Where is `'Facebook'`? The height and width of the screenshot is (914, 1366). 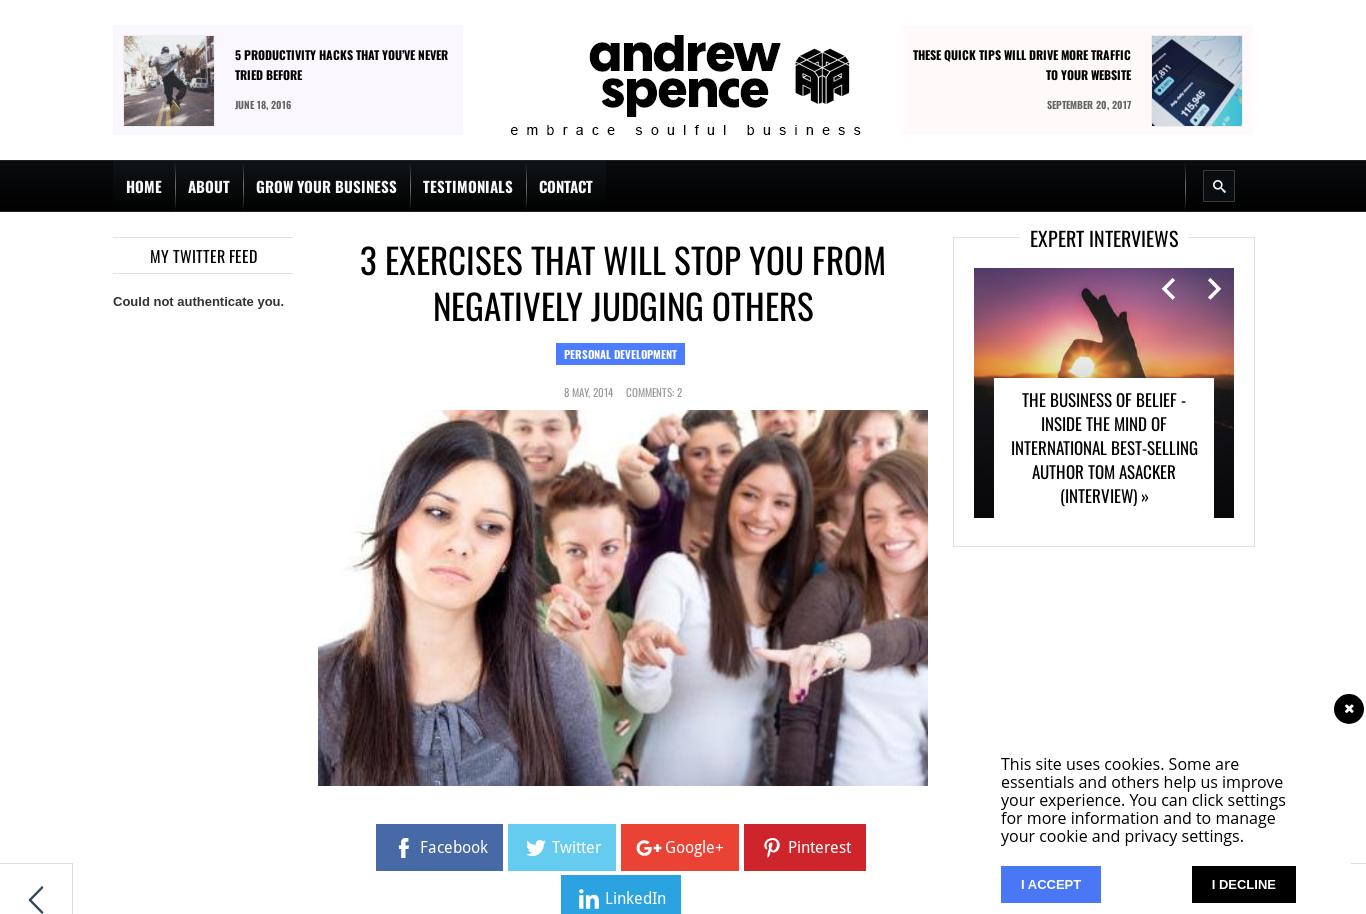
'Facebook' is located at coordinates (451, 847).